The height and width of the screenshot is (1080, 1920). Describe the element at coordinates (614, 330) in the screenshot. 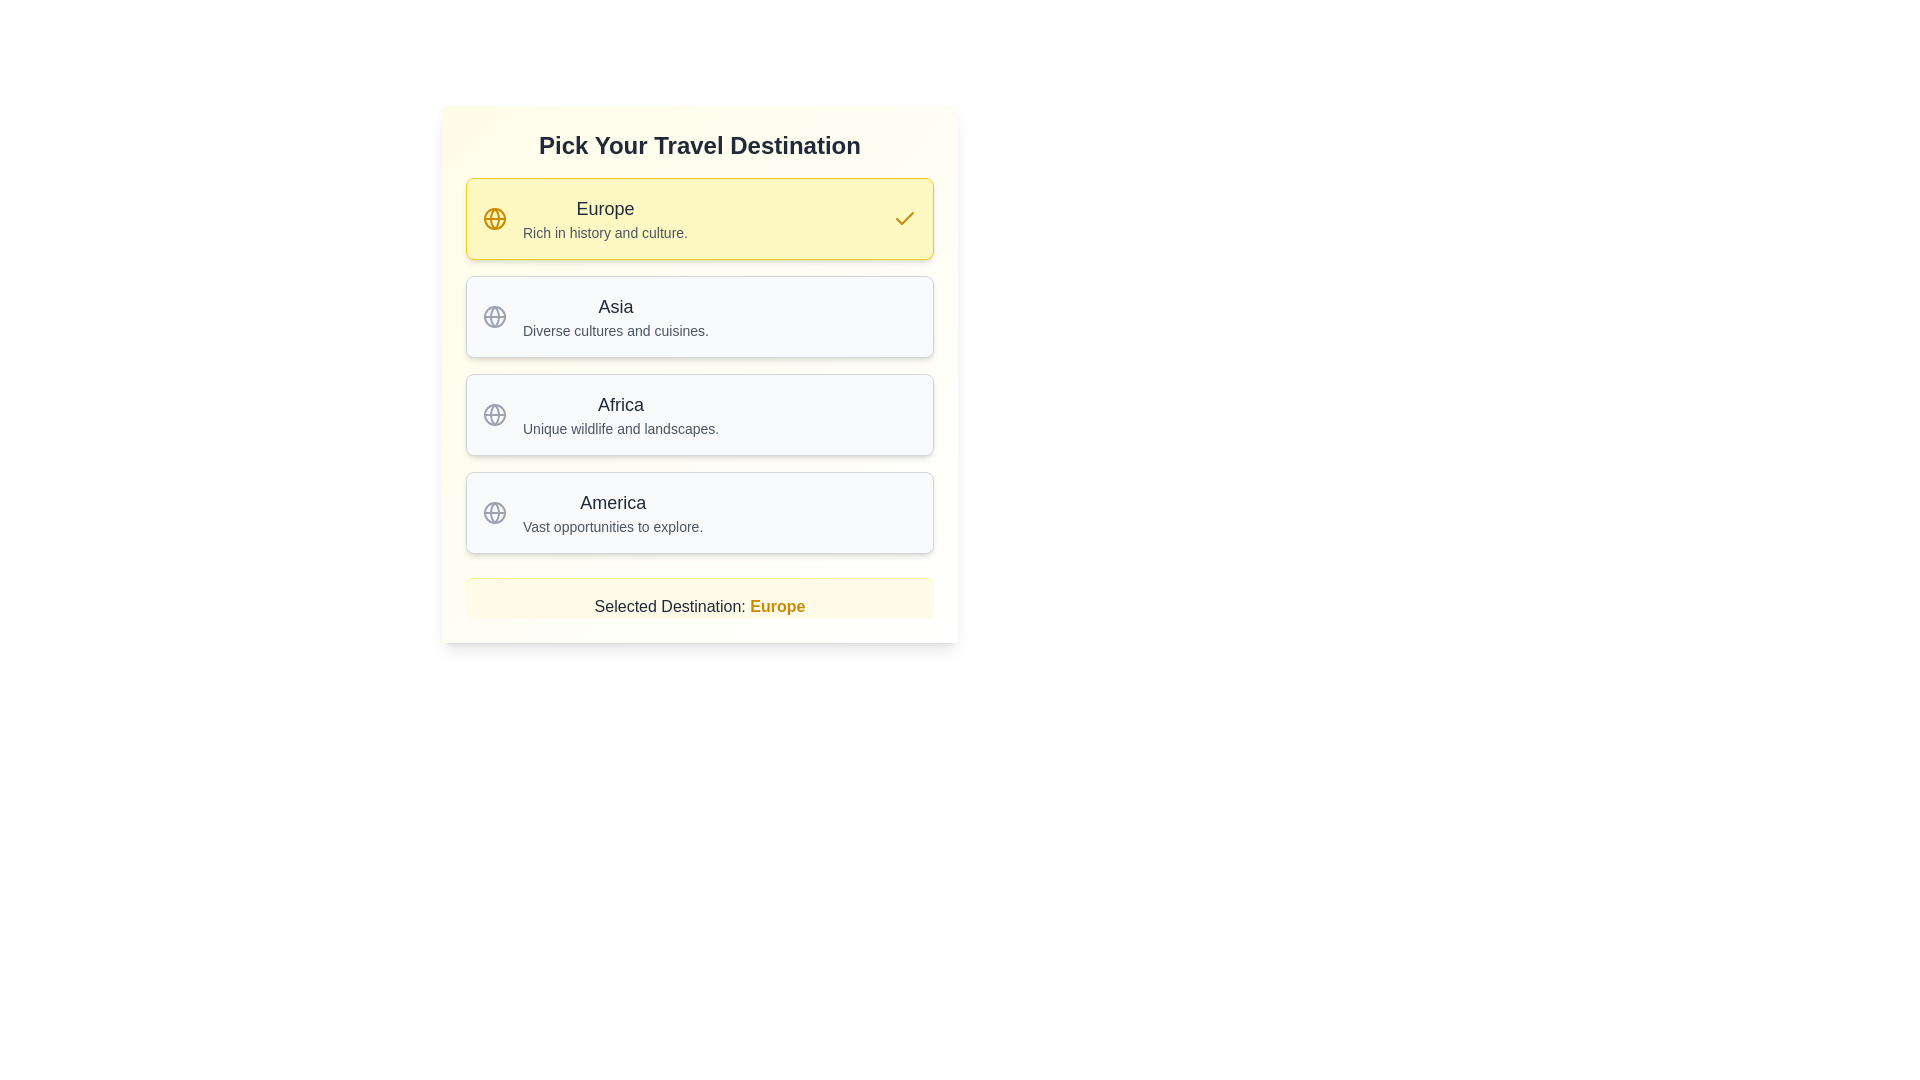

I see `the descriptive Text Label about 'Asia'` at that location.